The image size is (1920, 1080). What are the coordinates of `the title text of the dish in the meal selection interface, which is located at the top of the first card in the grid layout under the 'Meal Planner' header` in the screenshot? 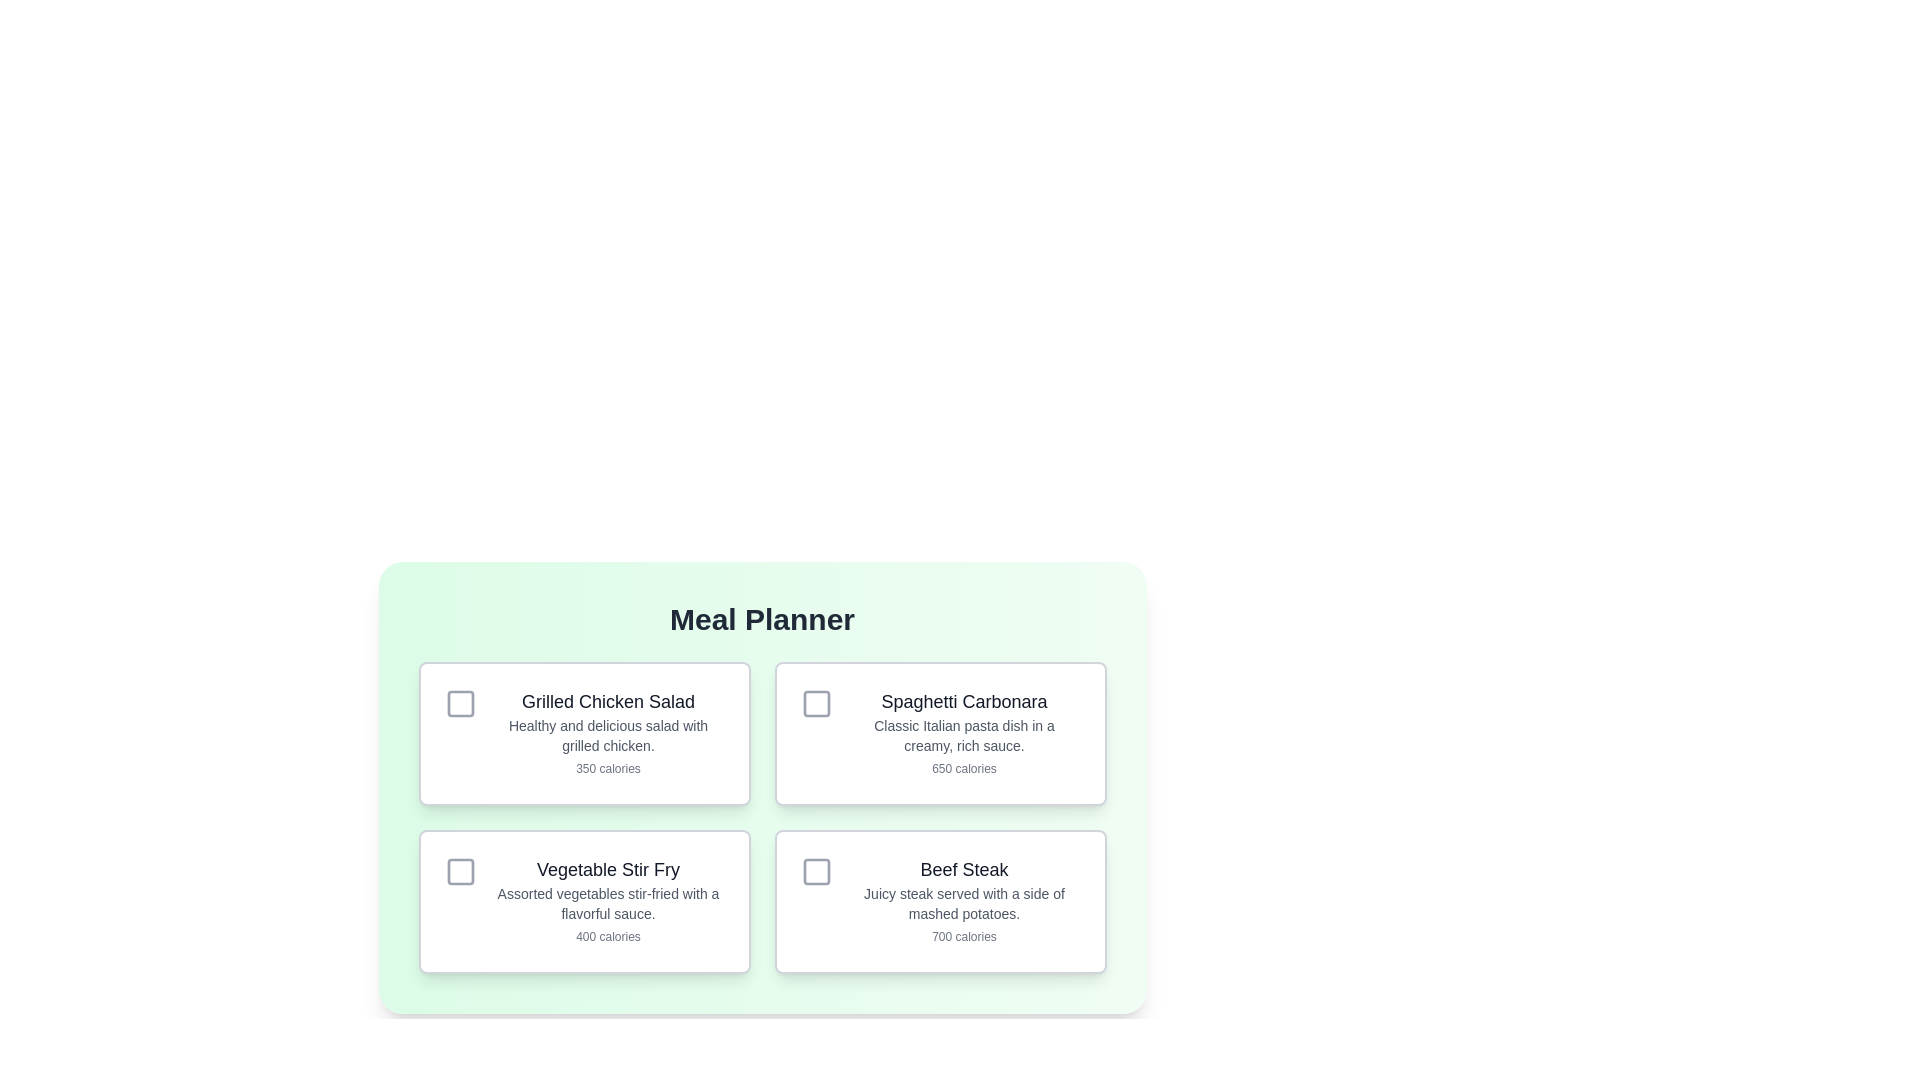 It's located at (607, 701).